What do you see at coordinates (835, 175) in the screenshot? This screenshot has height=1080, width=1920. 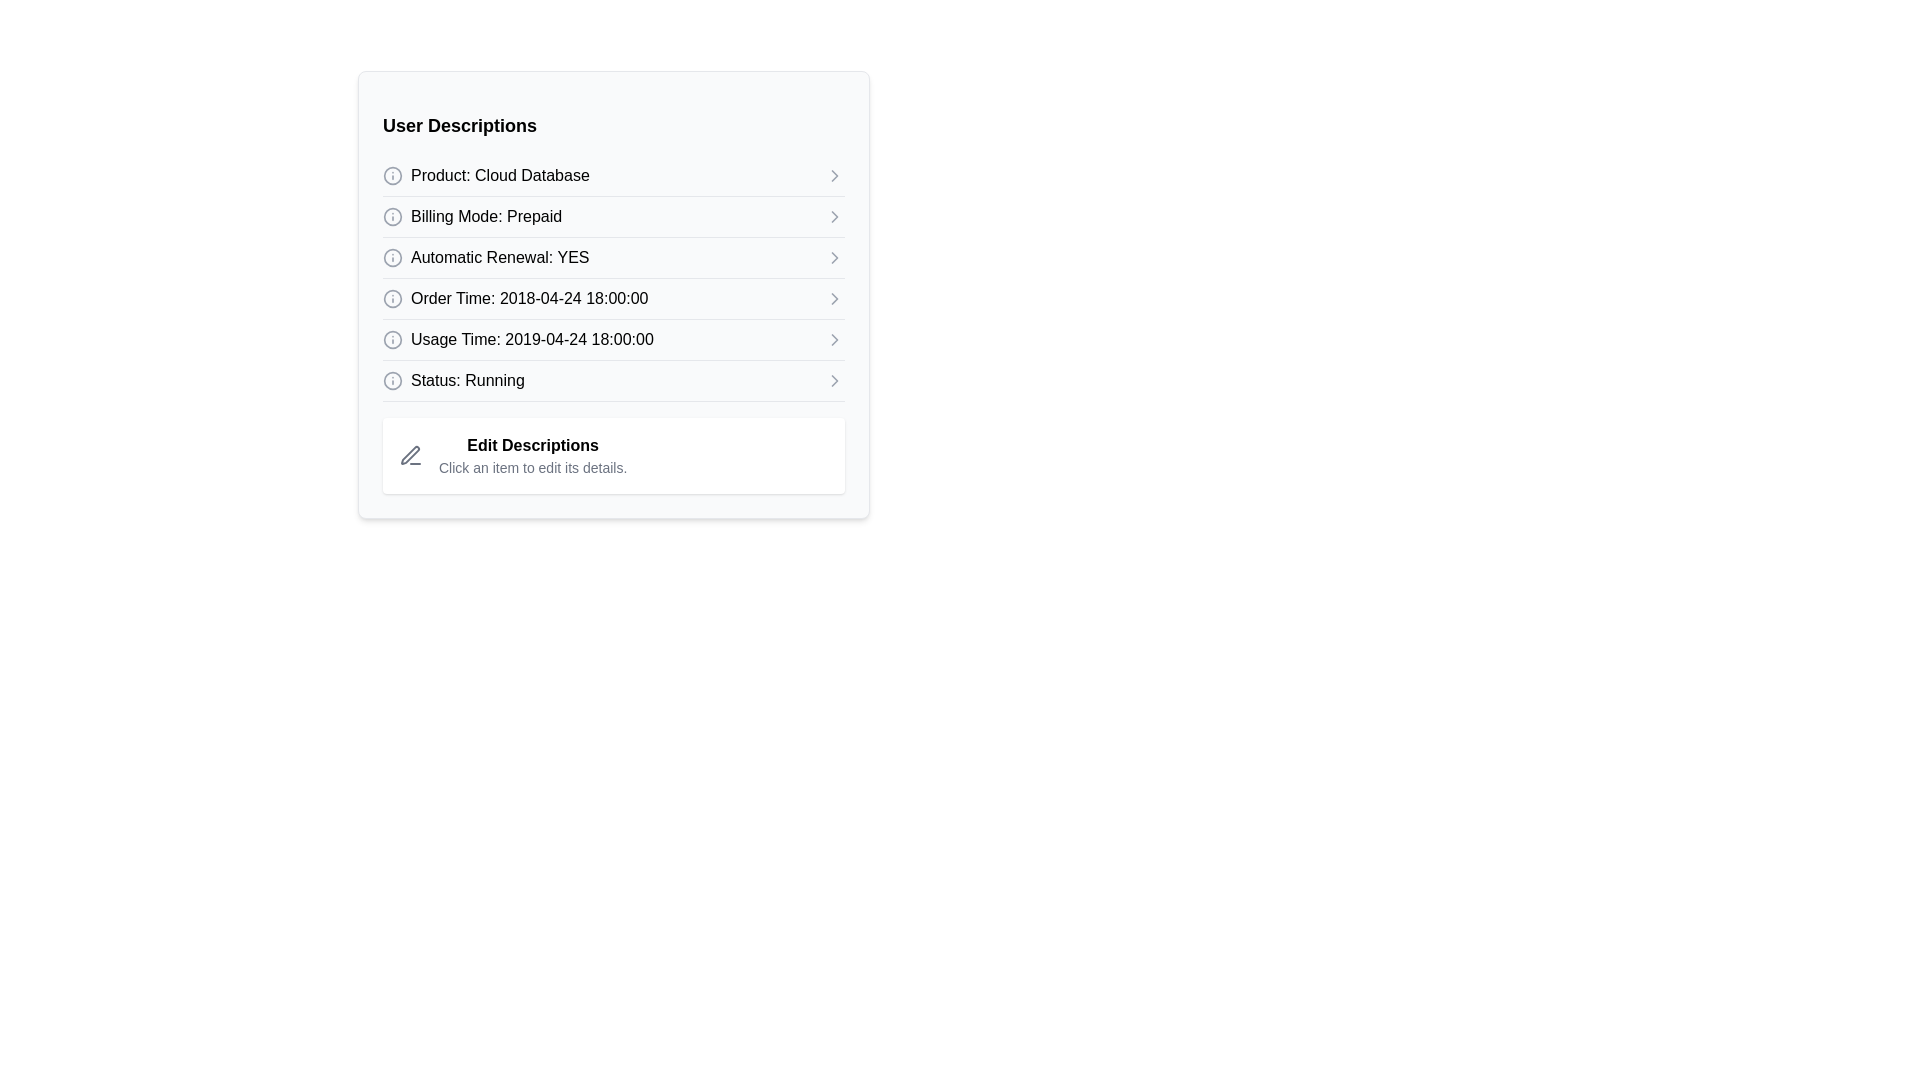 I see `the right-pointing chevron icon located next to the text 'Product: Cloud Database' in the user descriptions list` at bounding box center [835, 175].